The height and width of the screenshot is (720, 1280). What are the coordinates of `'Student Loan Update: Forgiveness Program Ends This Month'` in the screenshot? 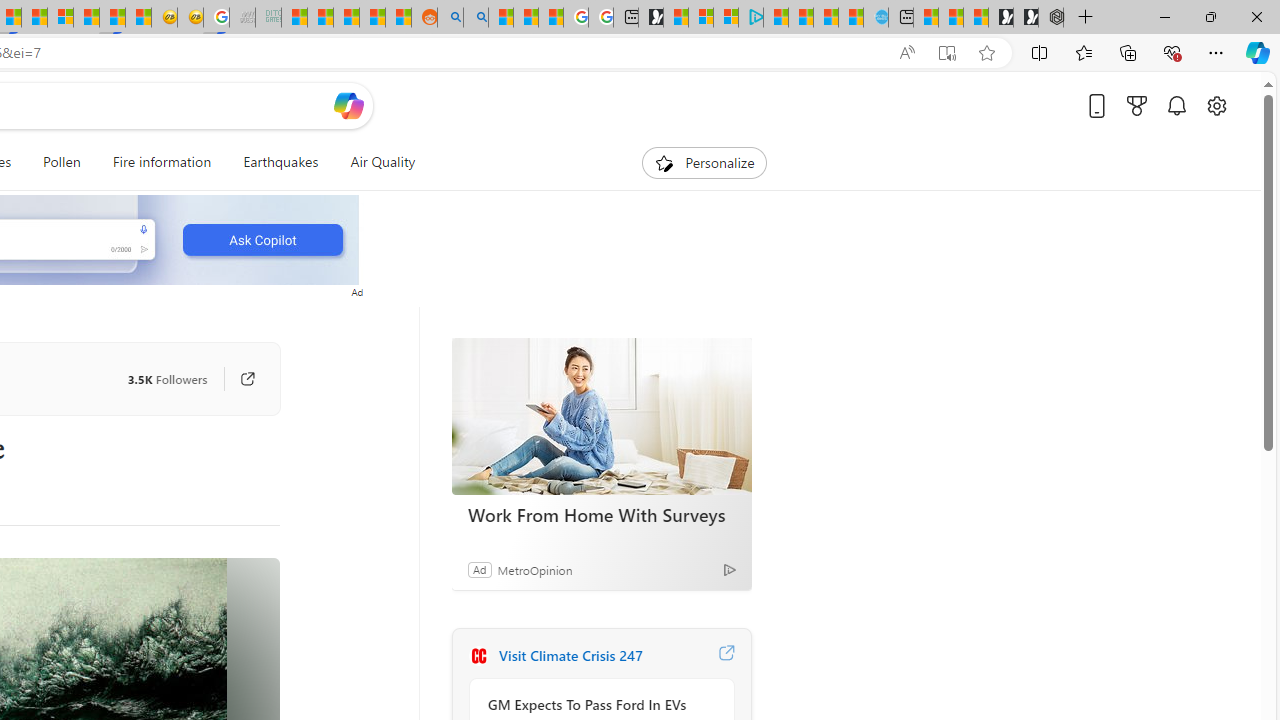 It's located at (372, 17).